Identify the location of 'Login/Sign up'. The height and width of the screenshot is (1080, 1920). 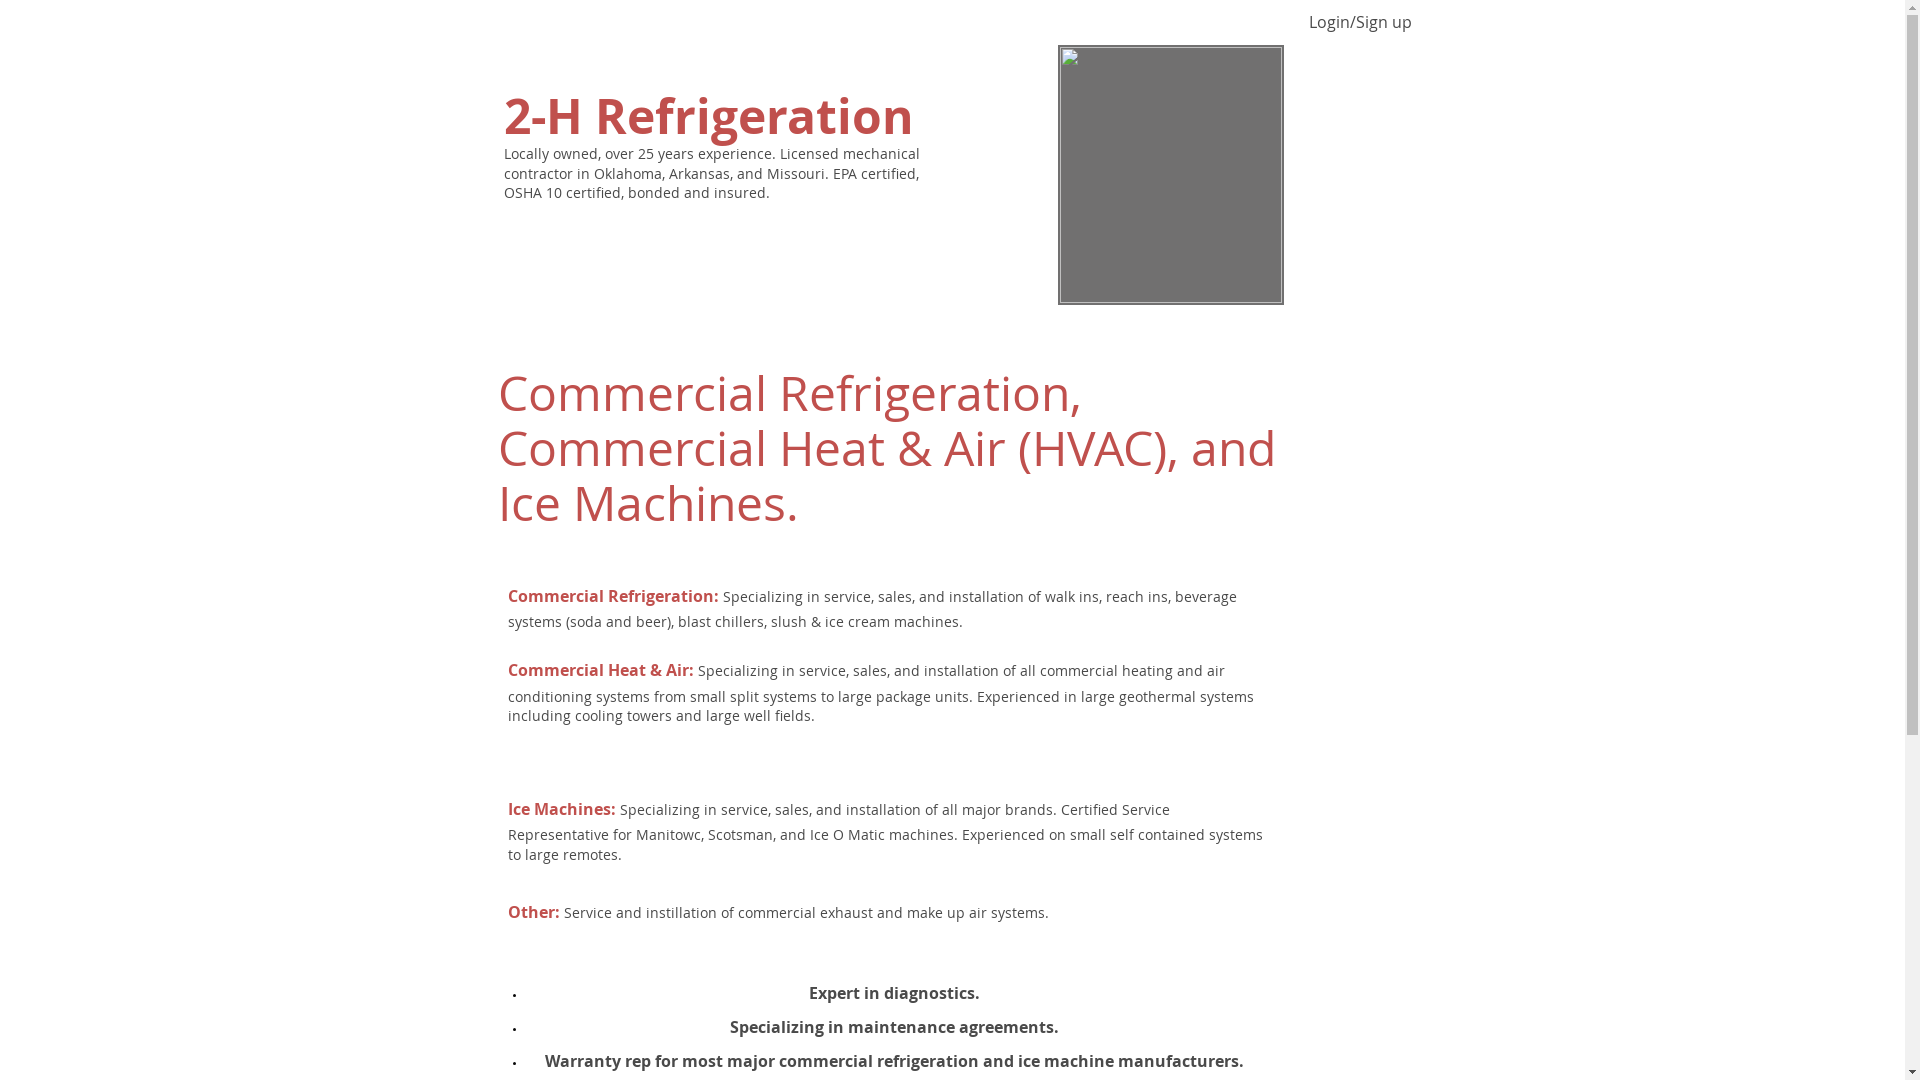
(1360, 22).